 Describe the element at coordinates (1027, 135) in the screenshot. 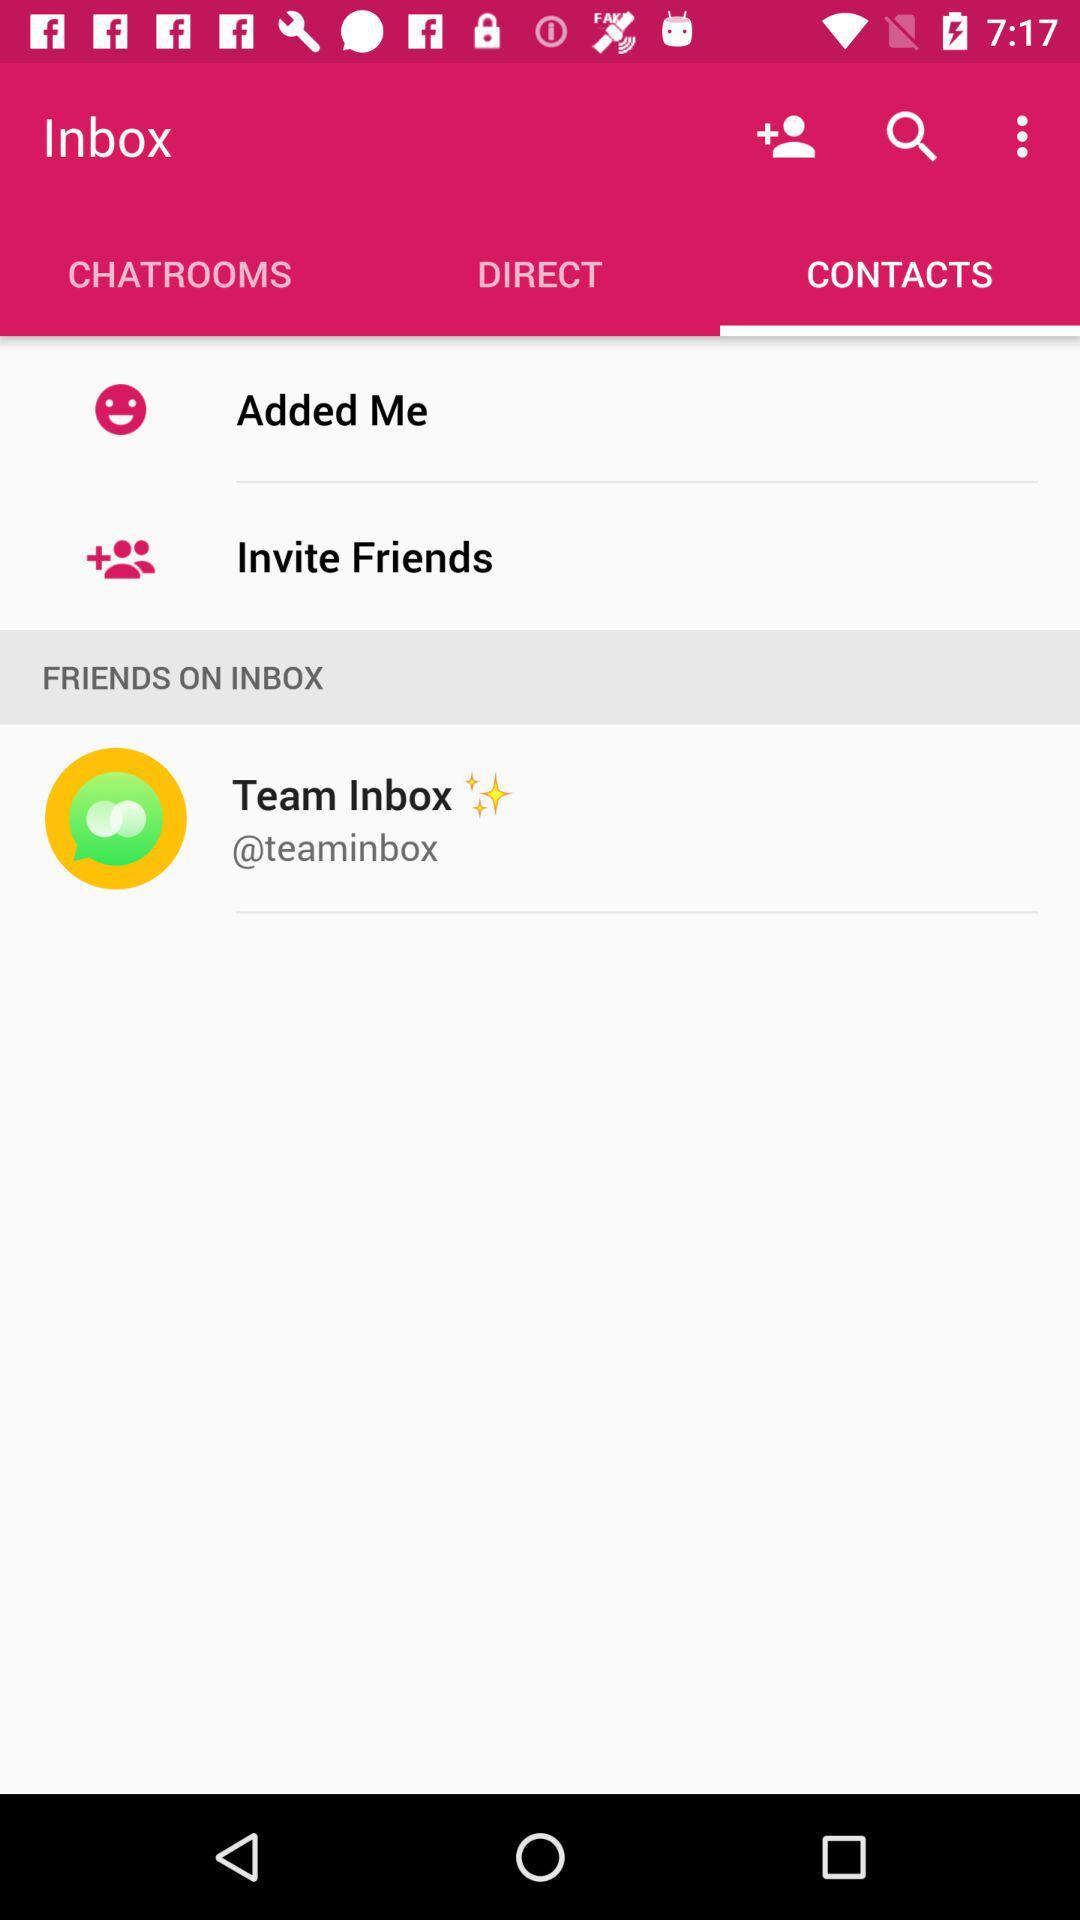

I see `the item above contacts item` at that location.